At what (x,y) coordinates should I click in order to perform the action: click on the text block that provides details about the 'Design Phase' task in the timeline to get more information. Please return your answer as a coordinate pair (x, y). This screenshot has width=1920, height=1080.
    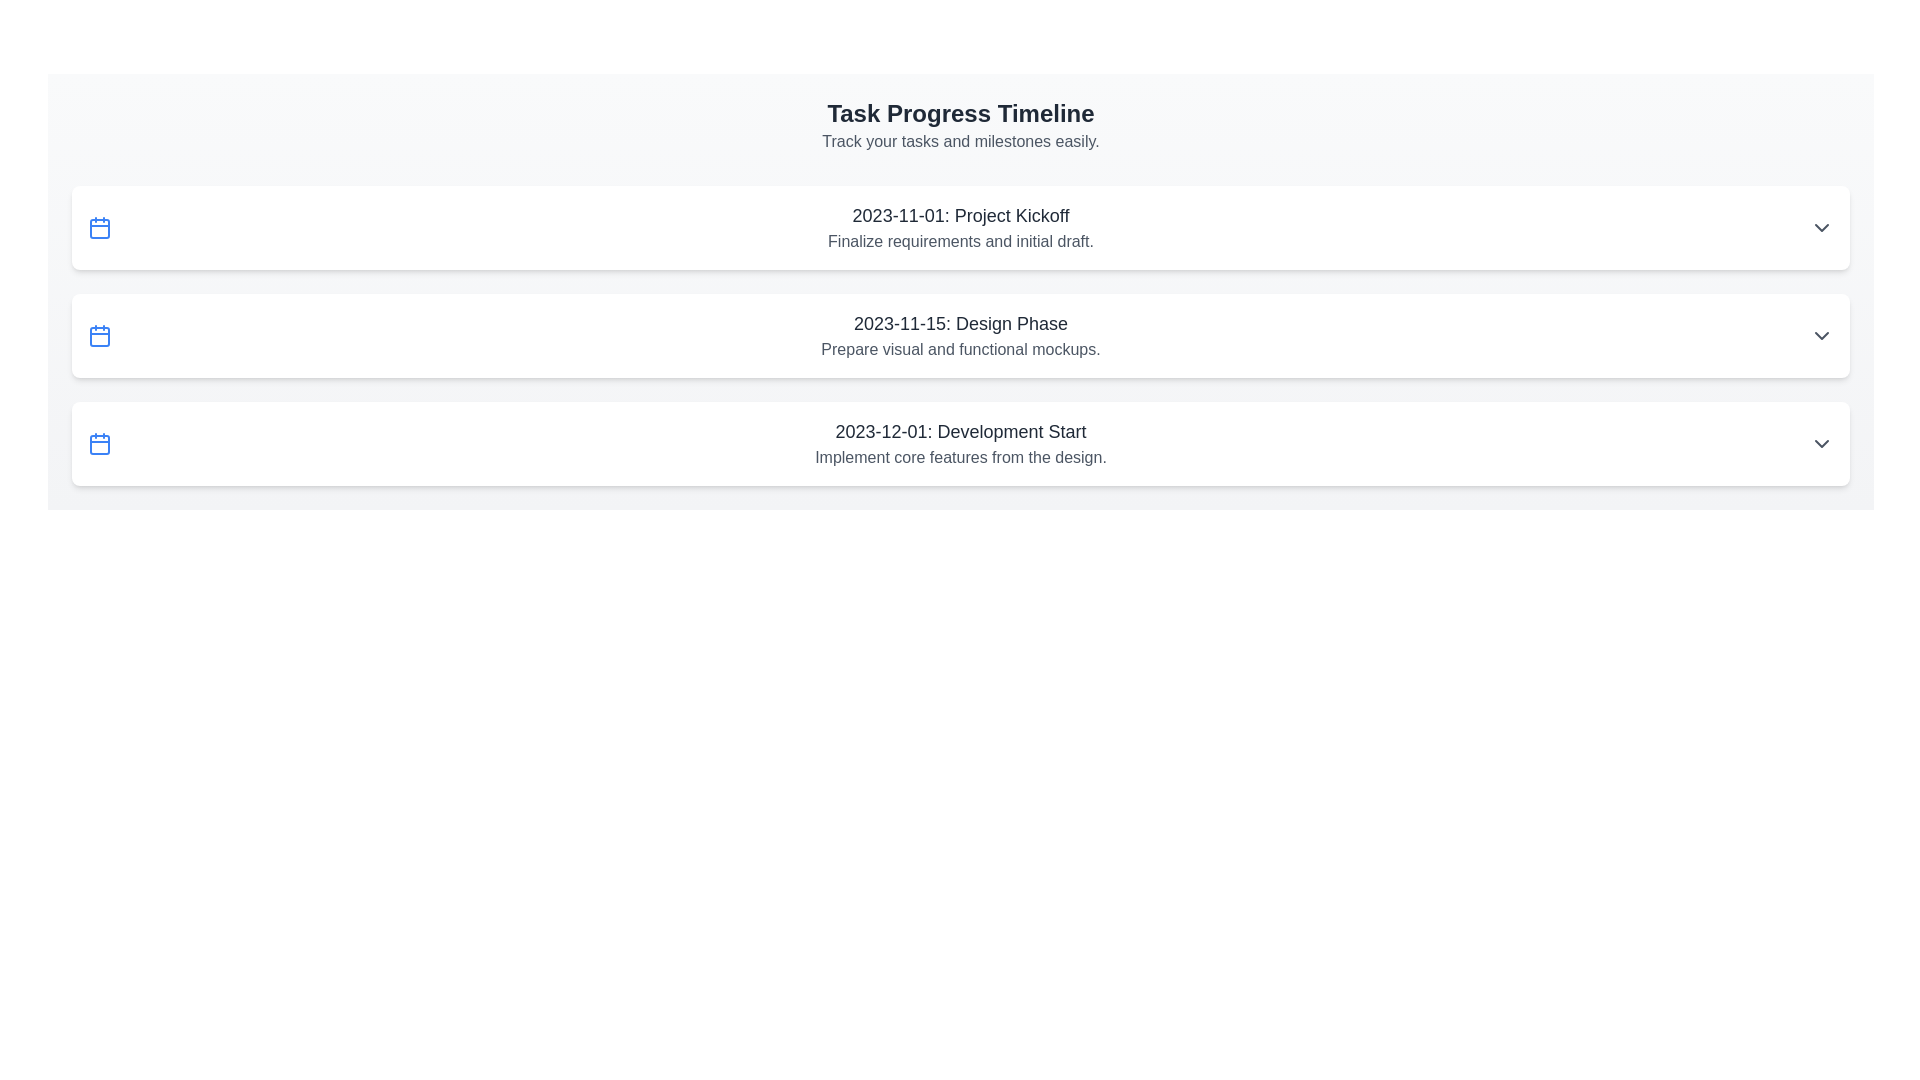
    Looking at the image, I should click on (960, 334).